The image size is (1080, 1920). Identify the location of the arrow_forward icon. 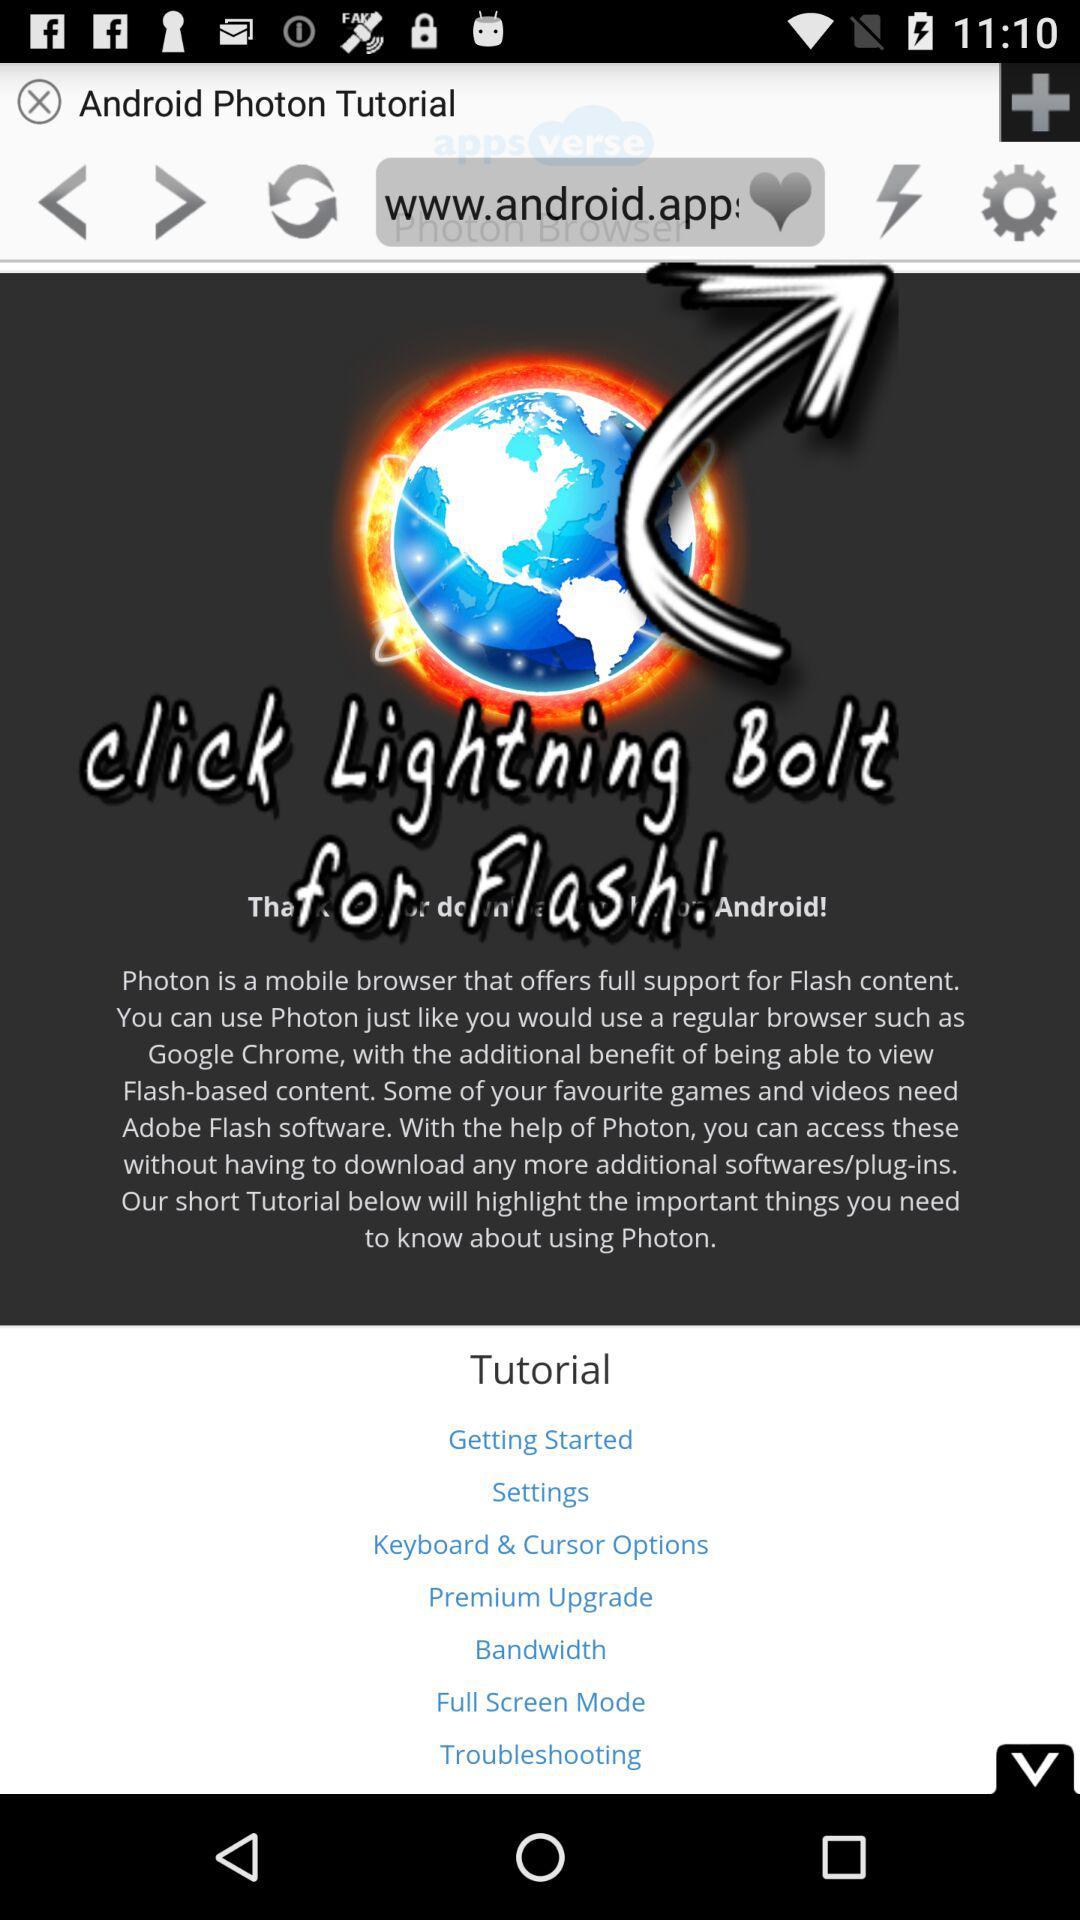
(181, 216).